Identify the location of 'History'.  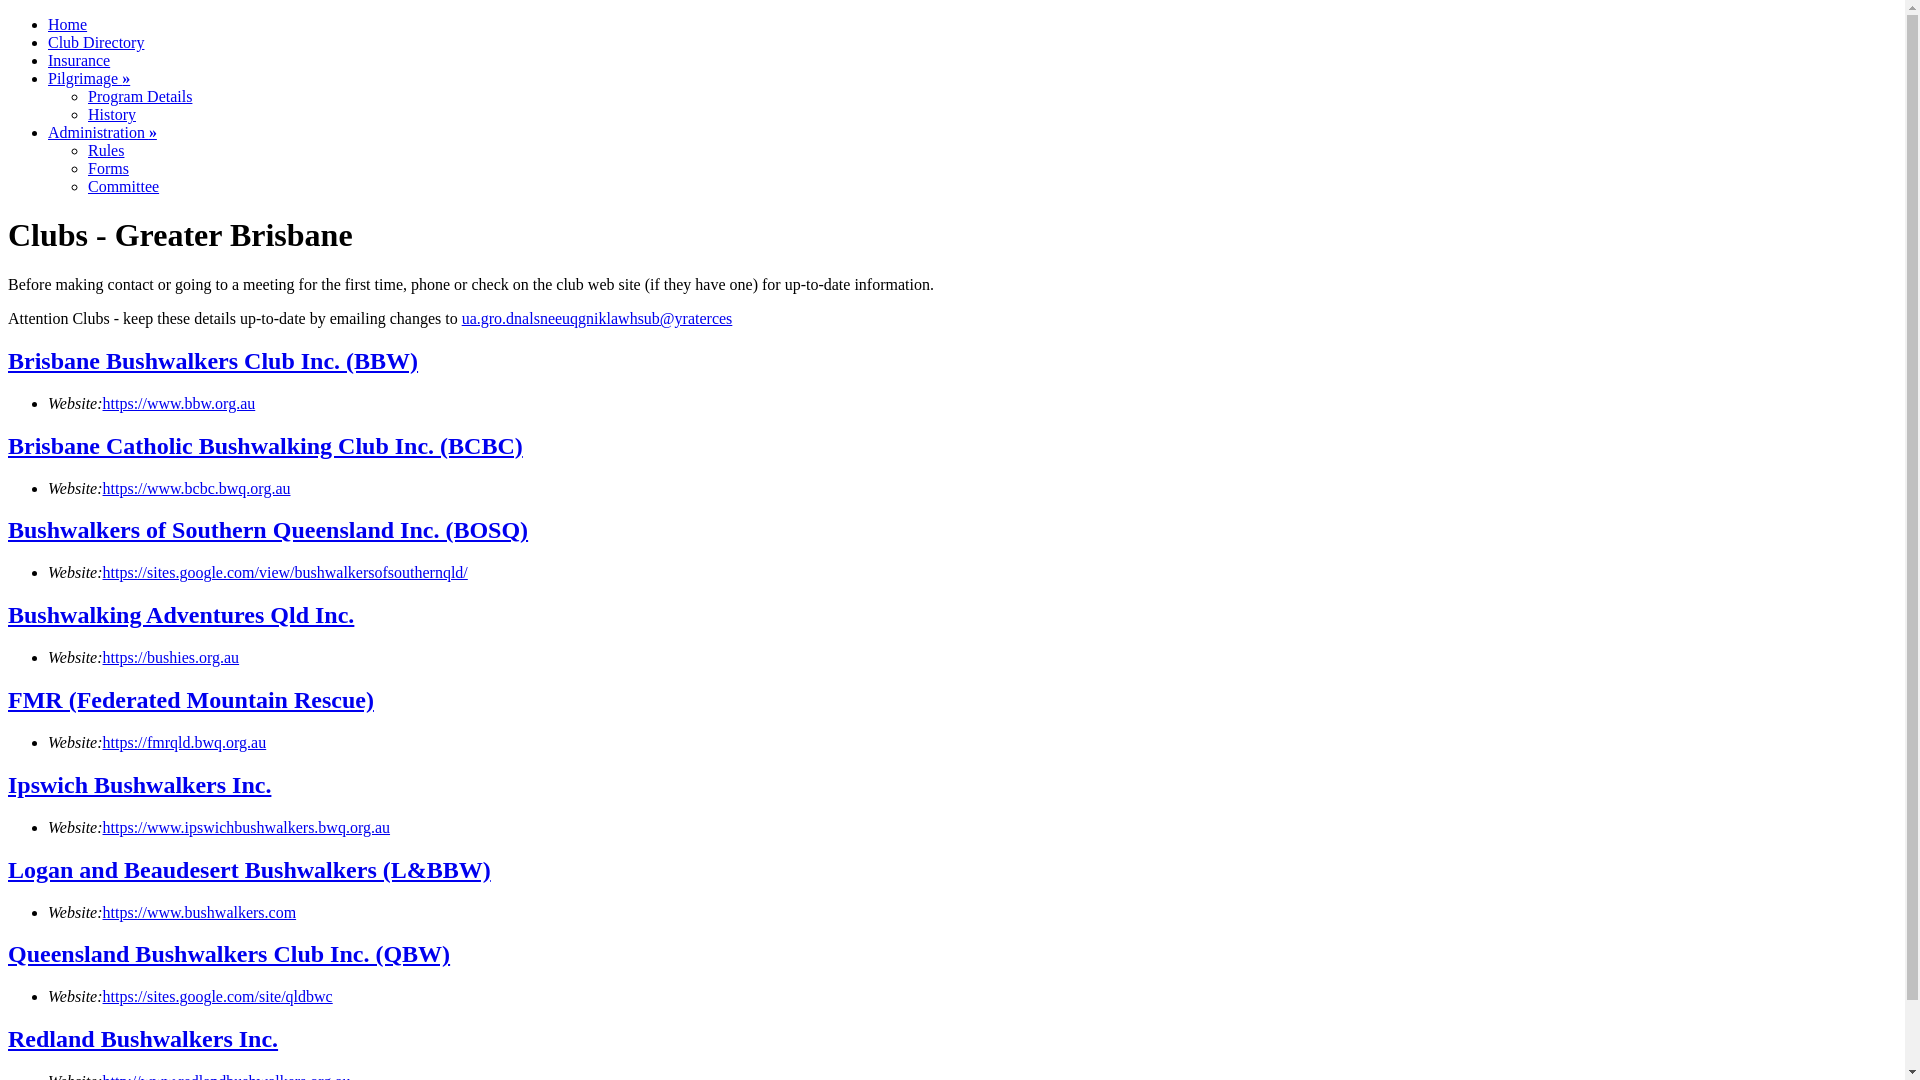
(110, 114).